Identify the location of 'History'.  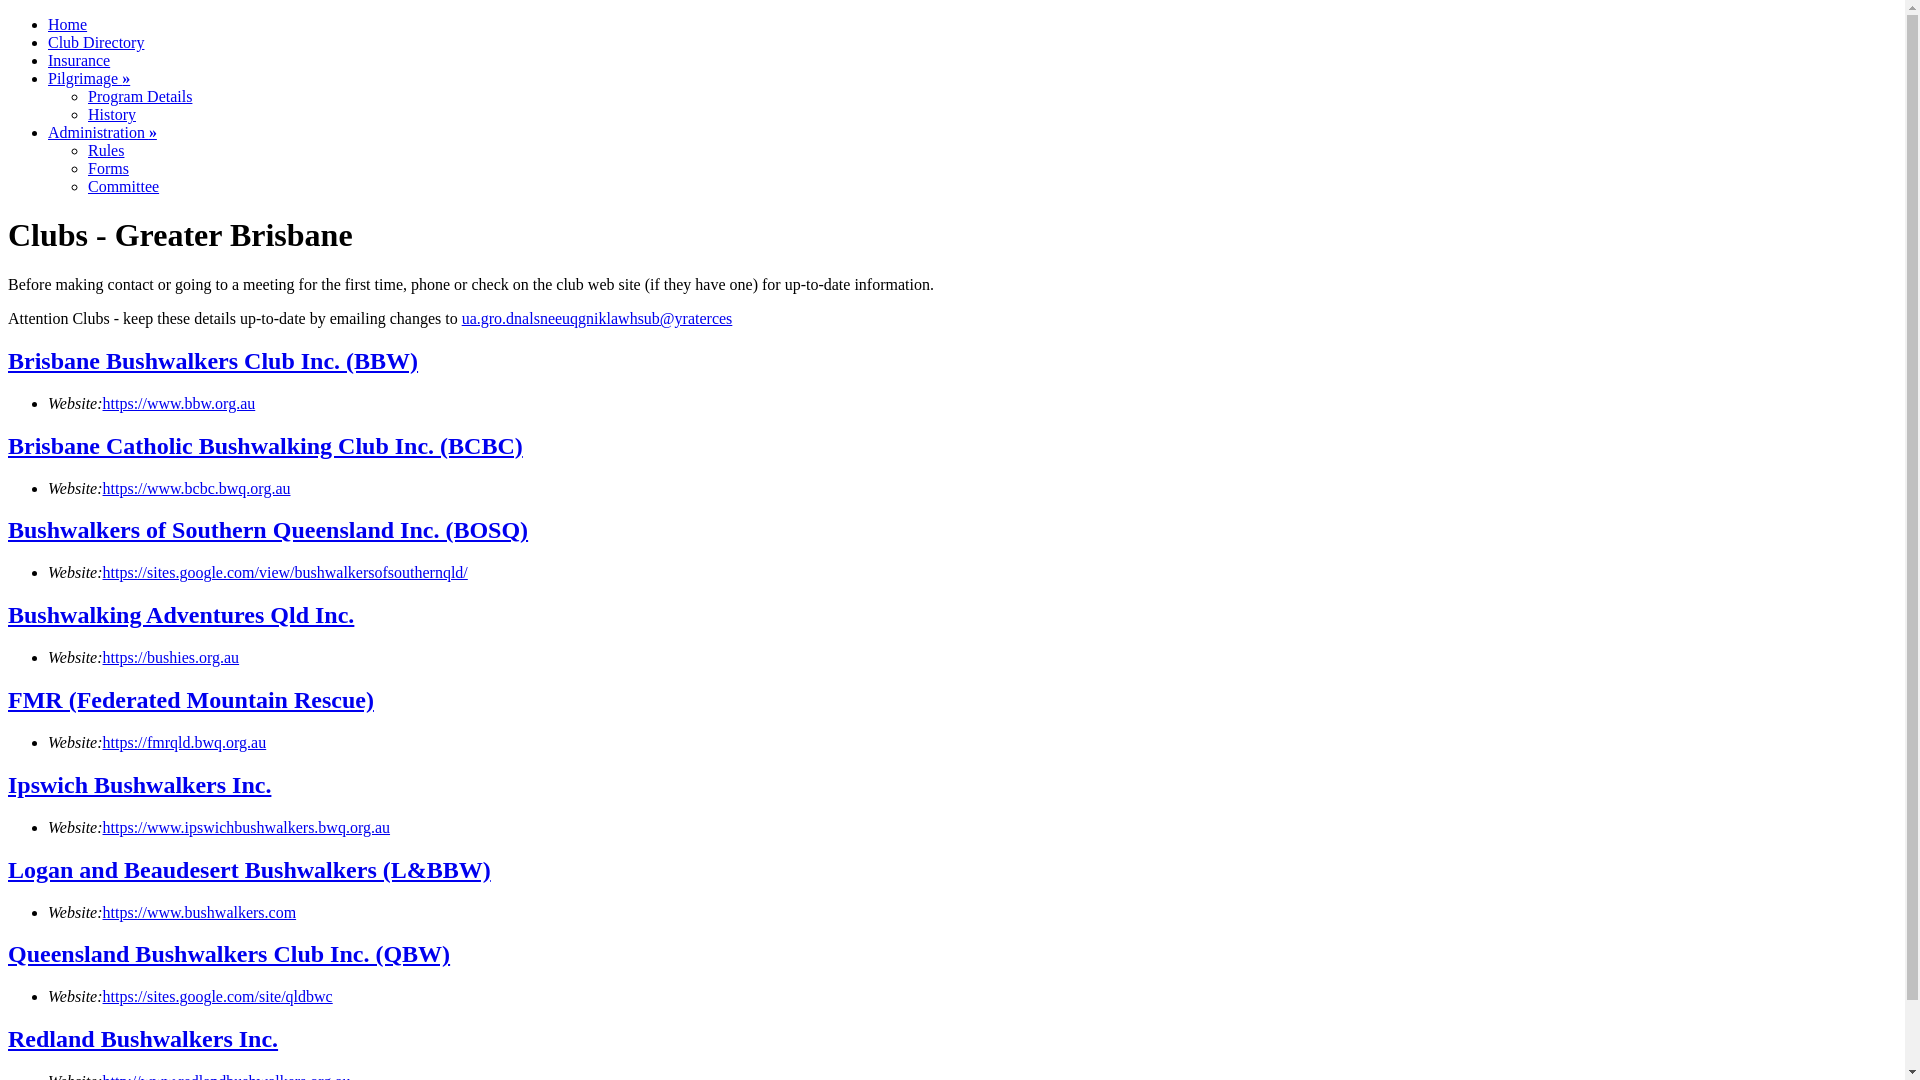
(110, 114).